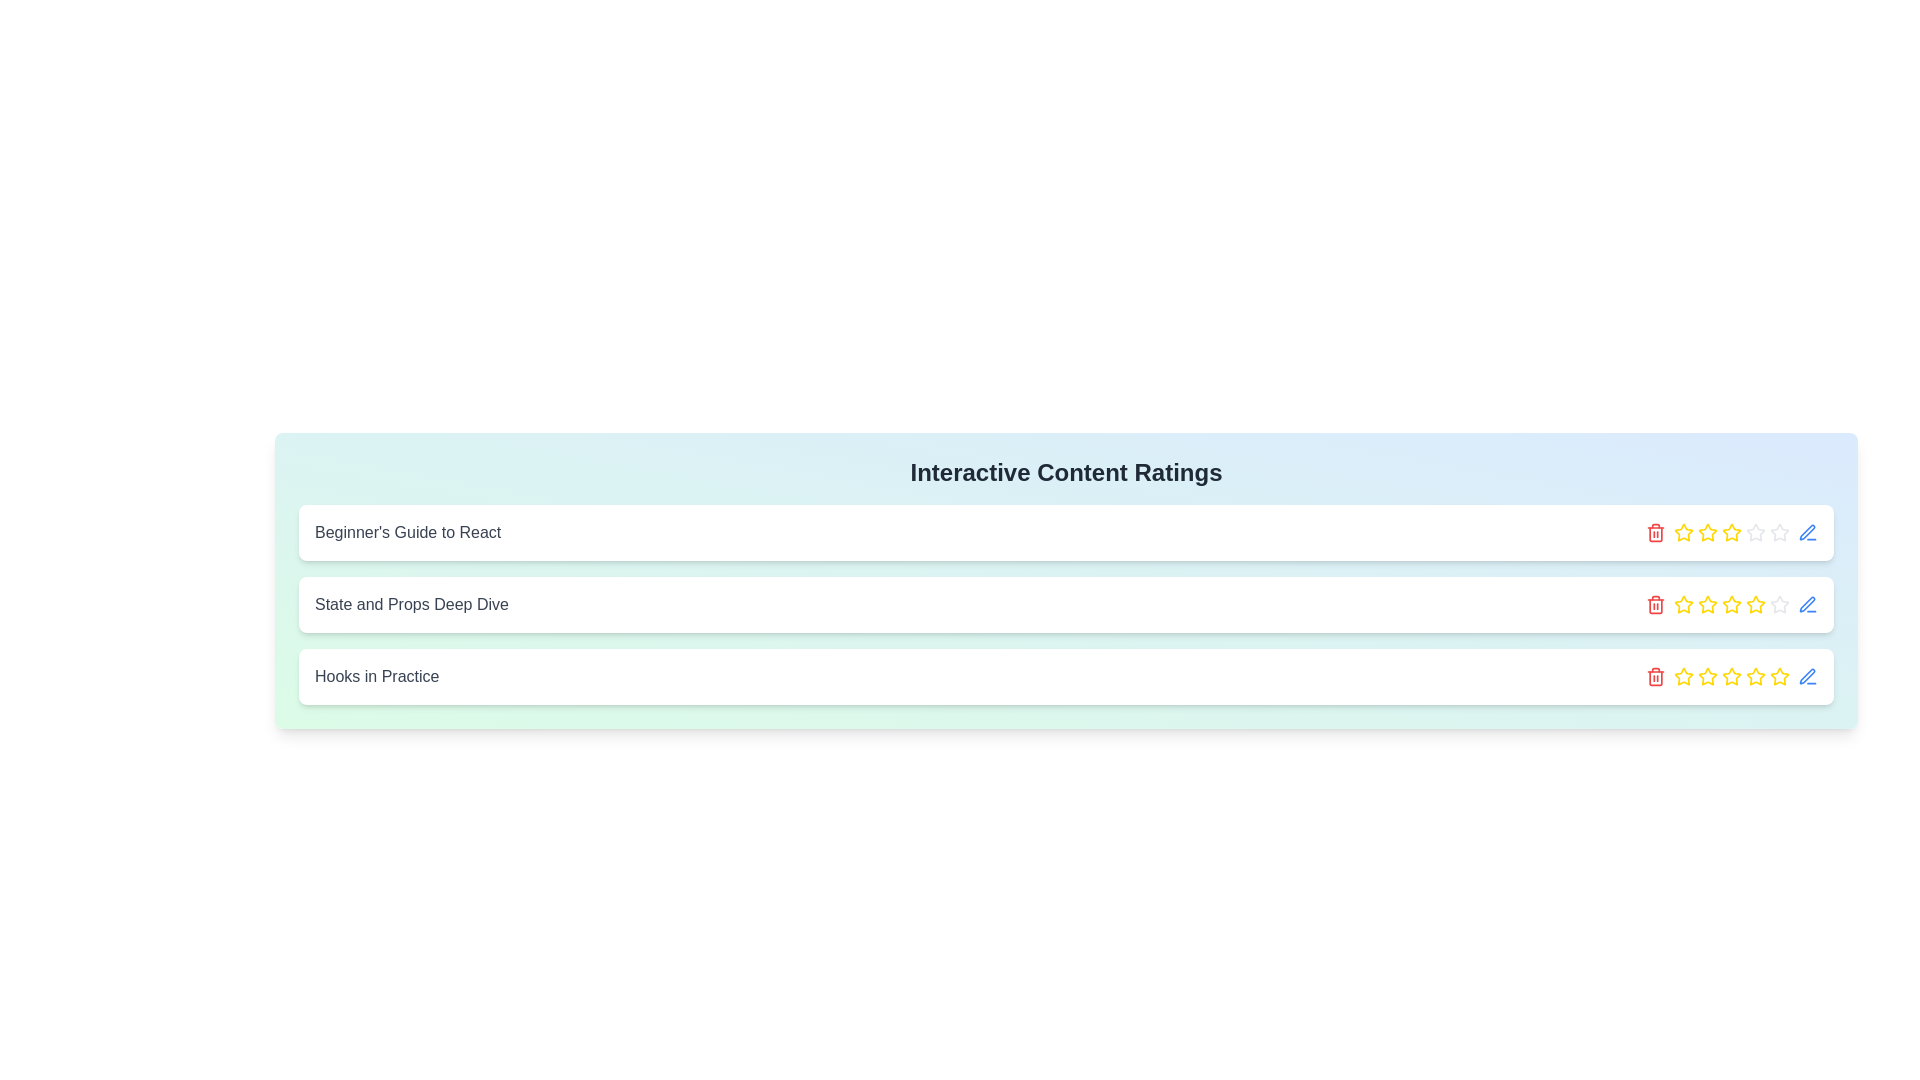  What do you see at coordinates (1755, 604) in the screenshot?
I see `the fifth star icon in the rating system` at bounding box center [1755, 604].